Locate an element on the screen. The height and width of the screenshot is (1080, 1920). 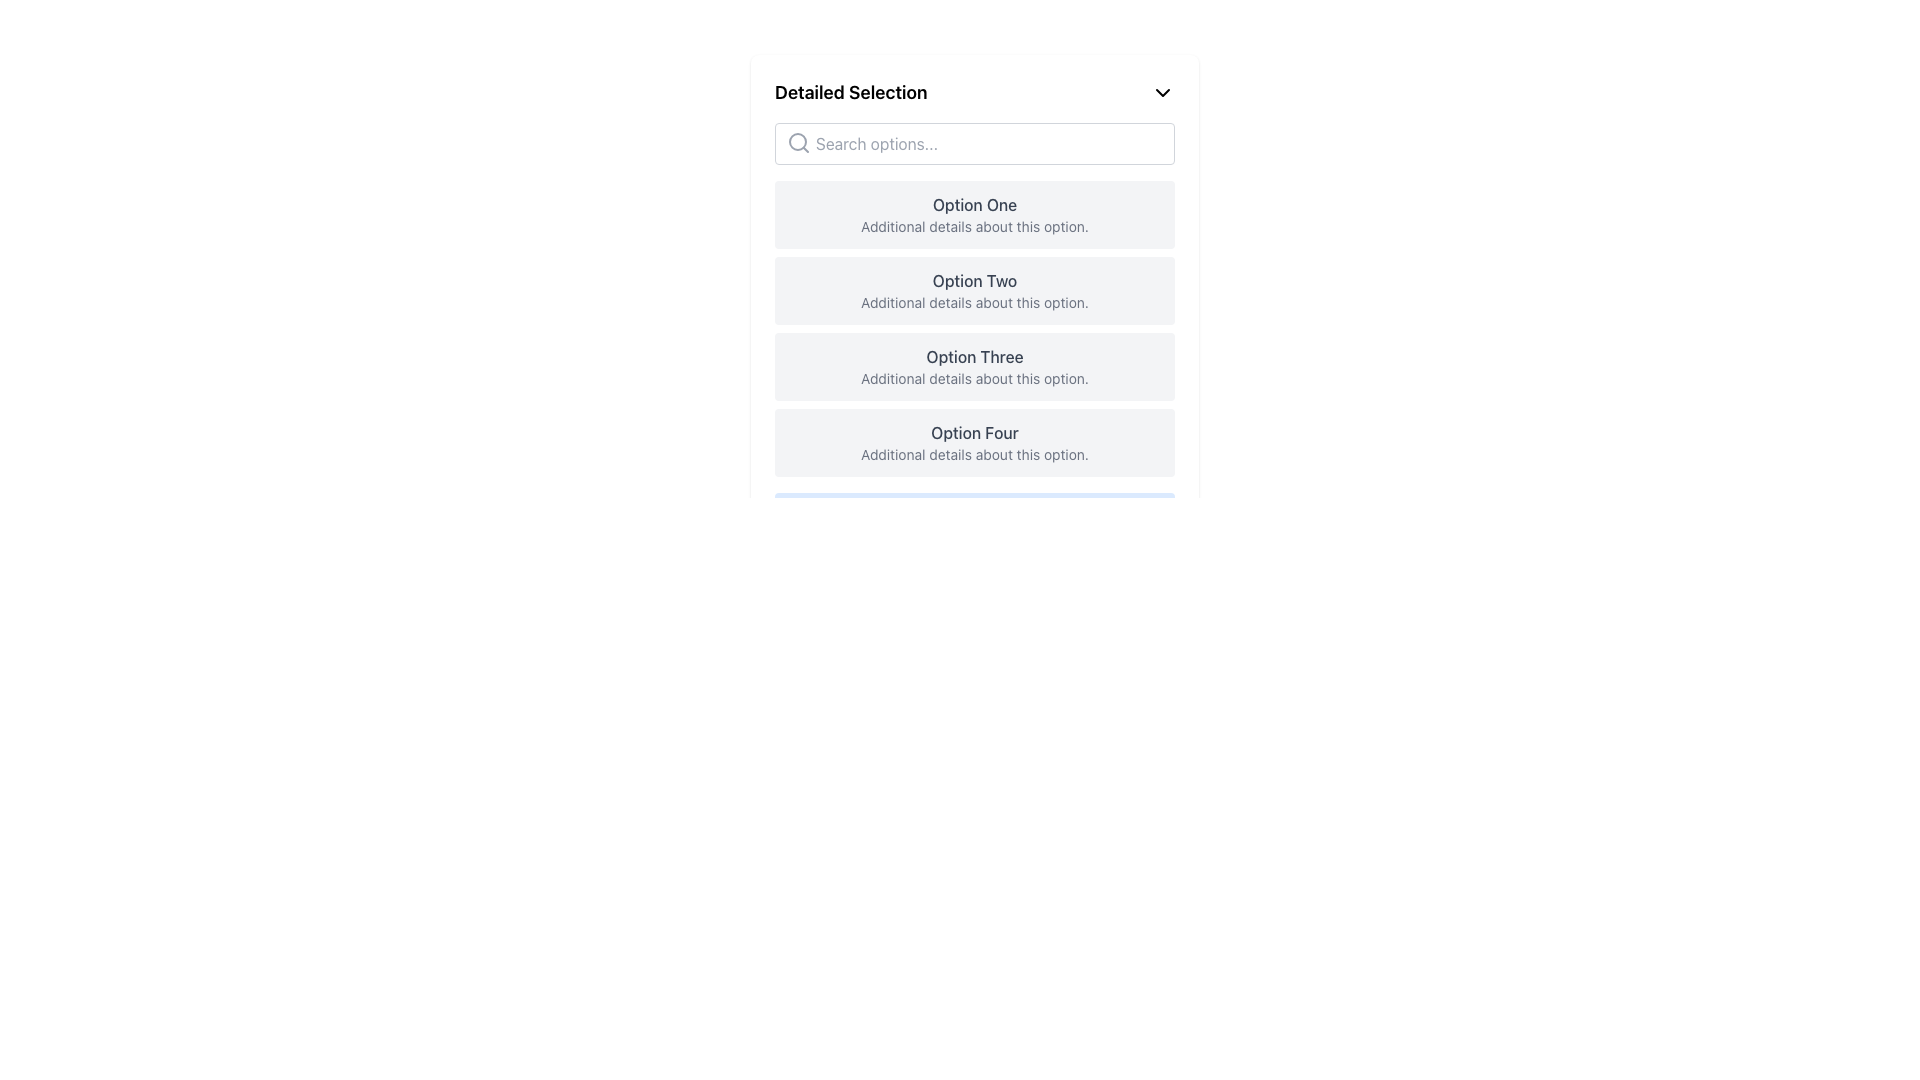
the third item in the vertical selection list is located at coordinates (974, 366).